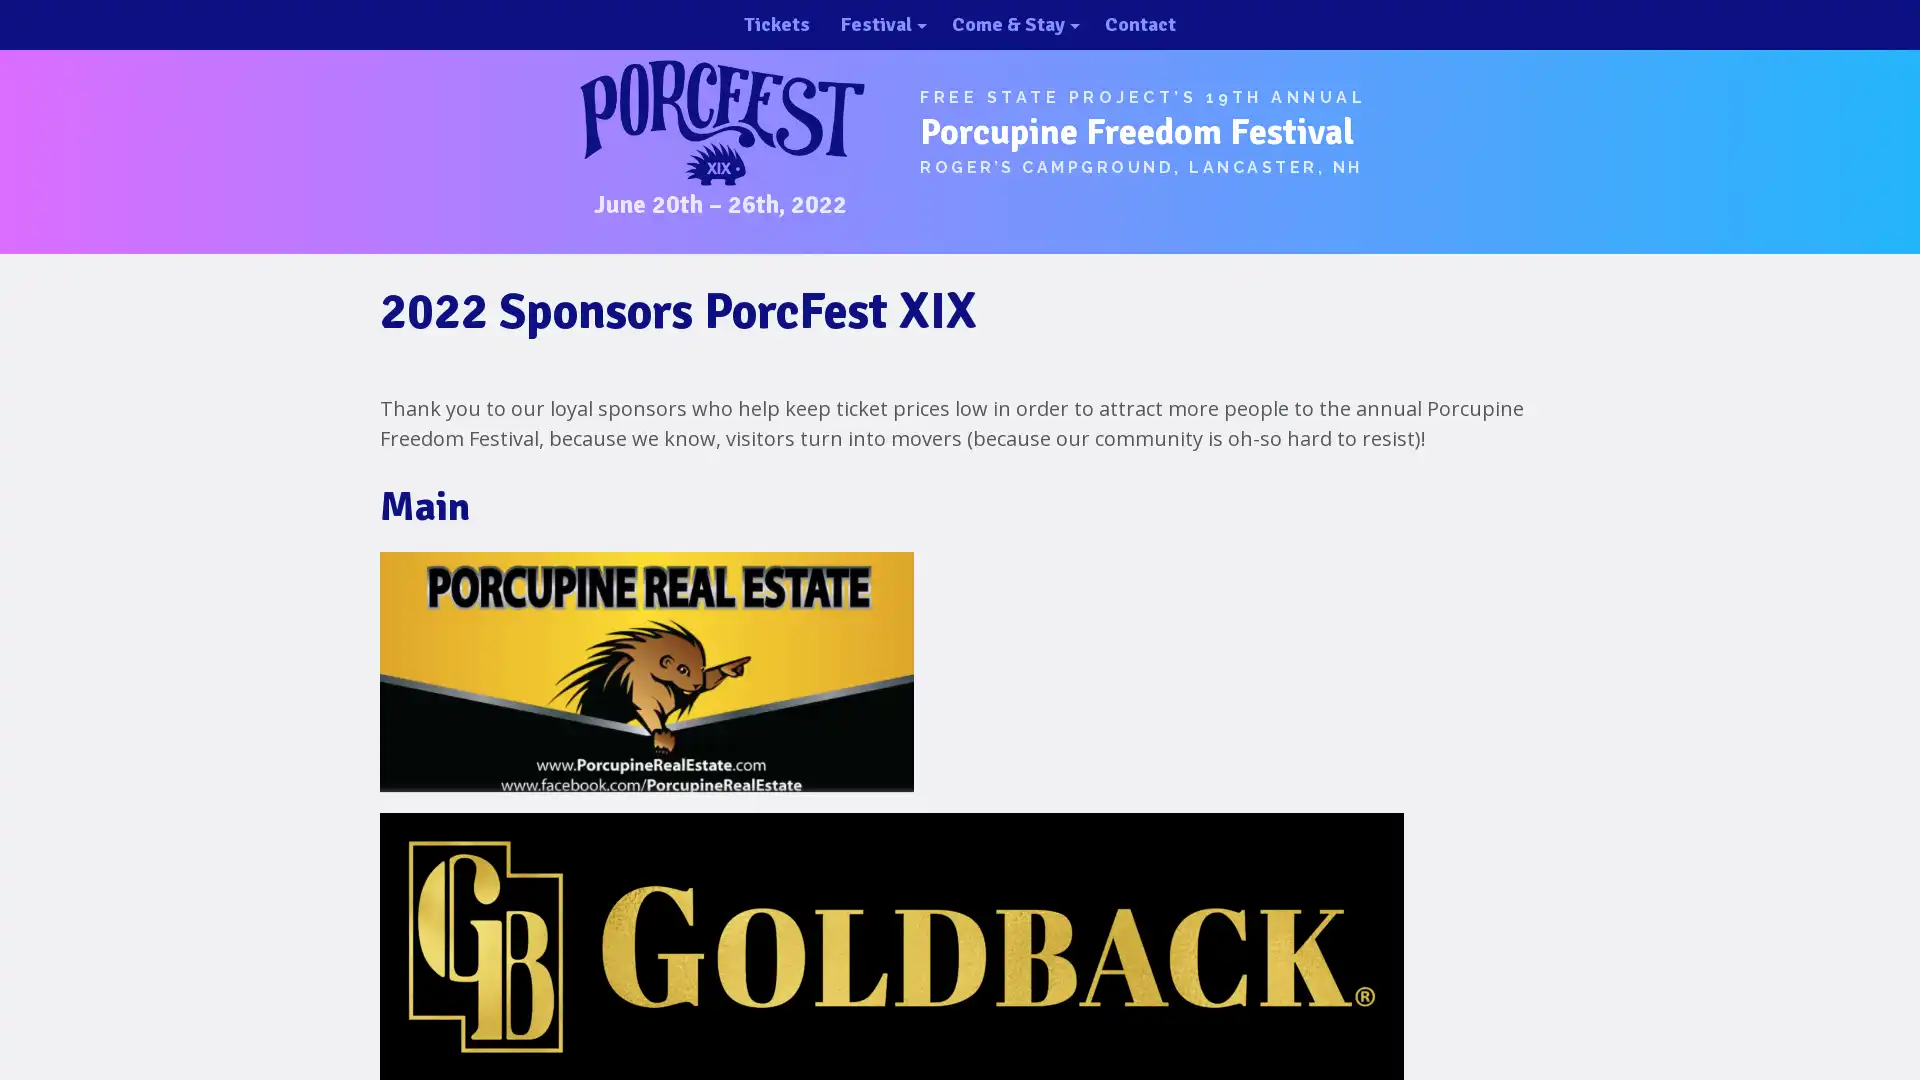 Image resolution: width=1920 pixels, height=1080 pixels. I want to click on close, so click(1856, 80).